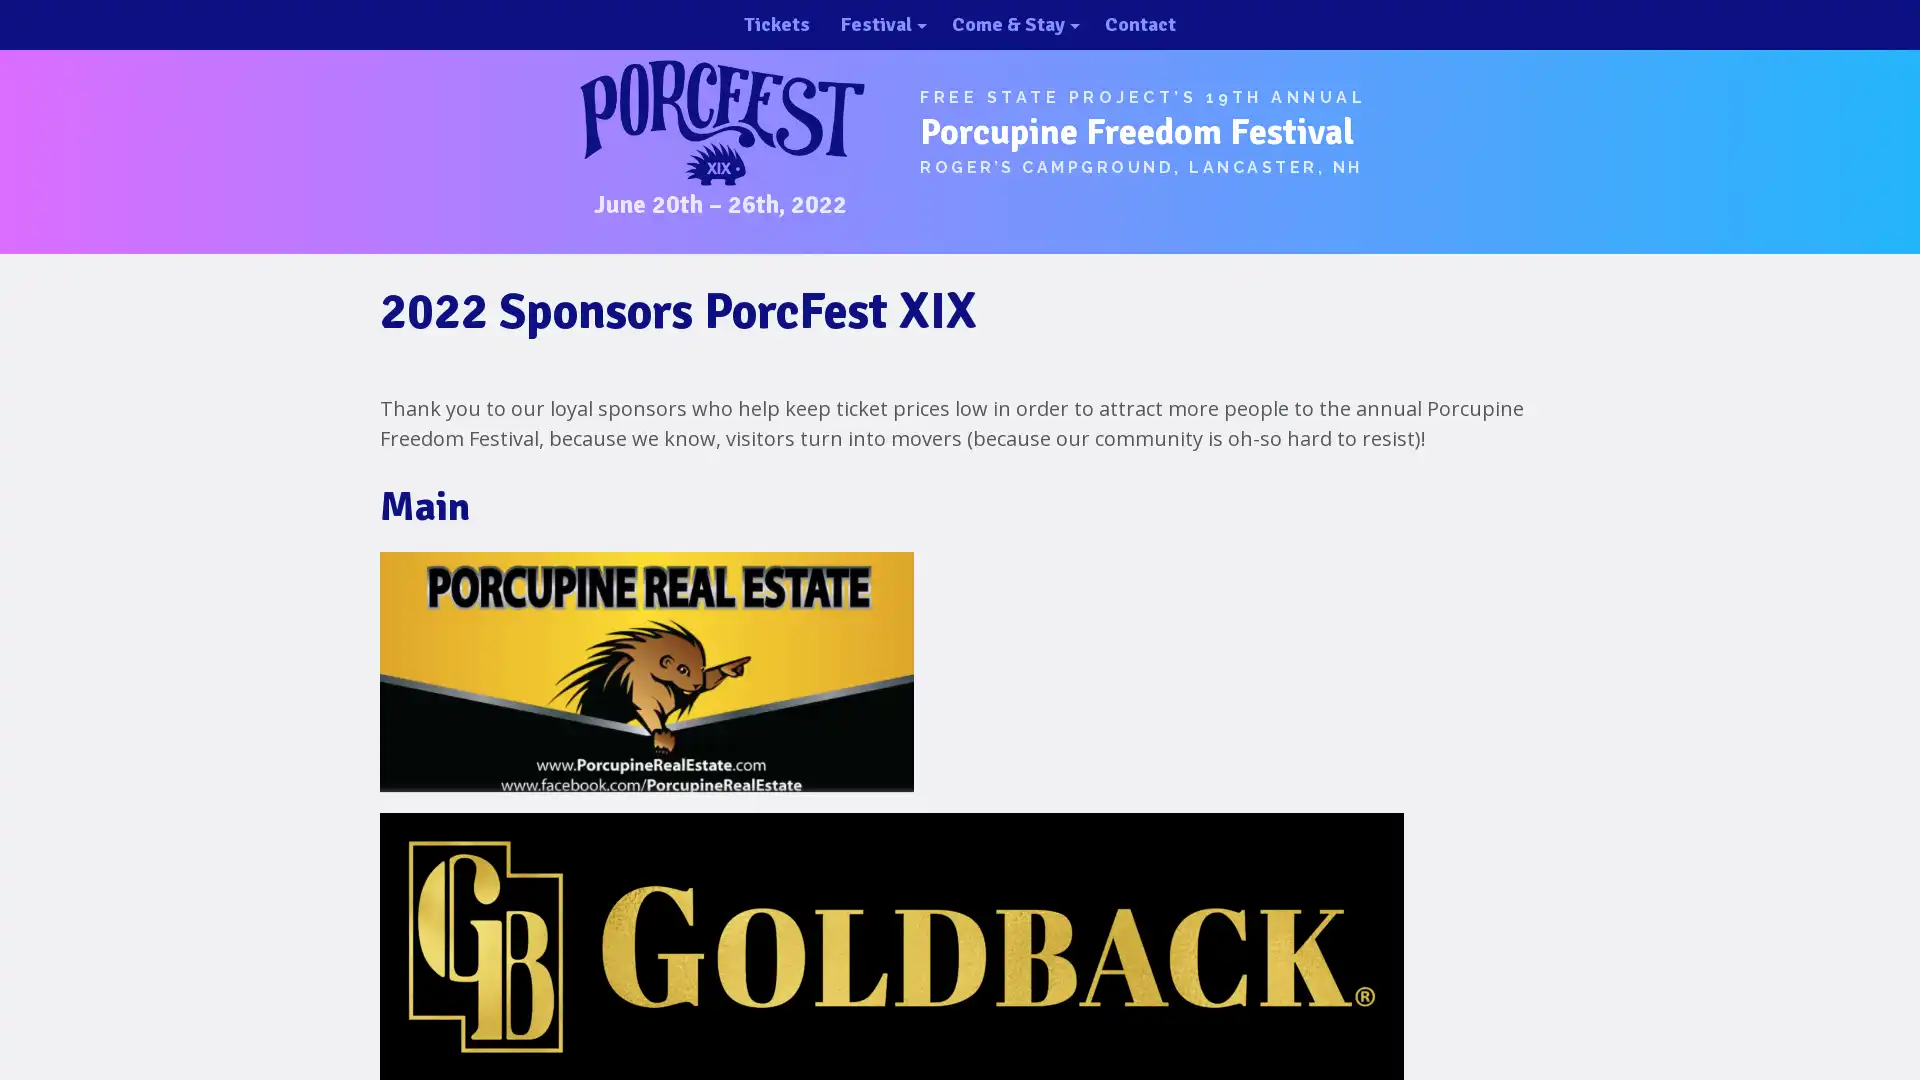 Image resolution: width=1920 pixels, height=1080 pixels. I want to click on close, so click(1856, 80).